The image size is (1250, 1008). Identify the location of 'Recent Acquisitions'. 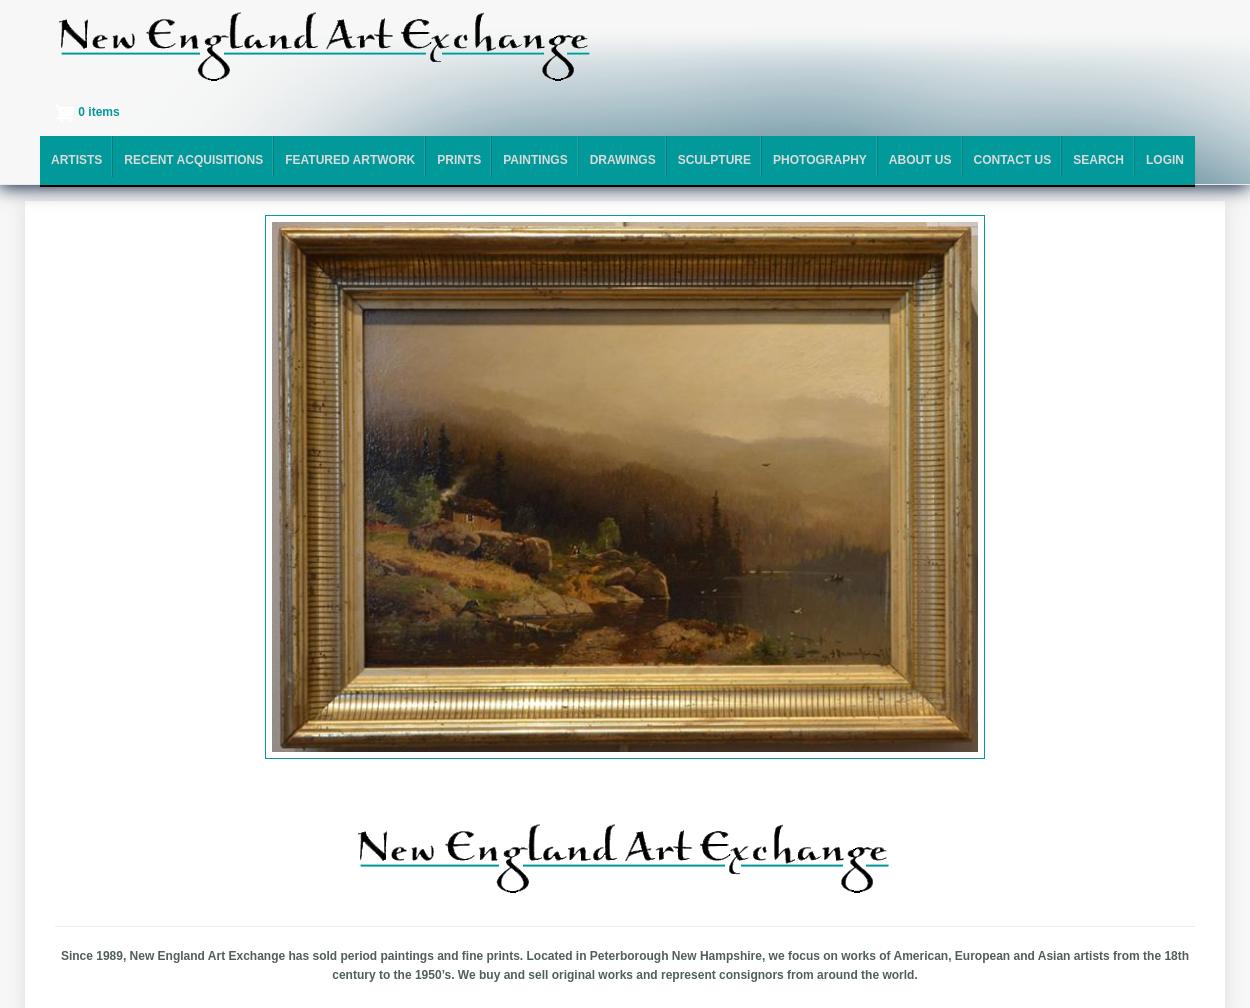
(123, 159).